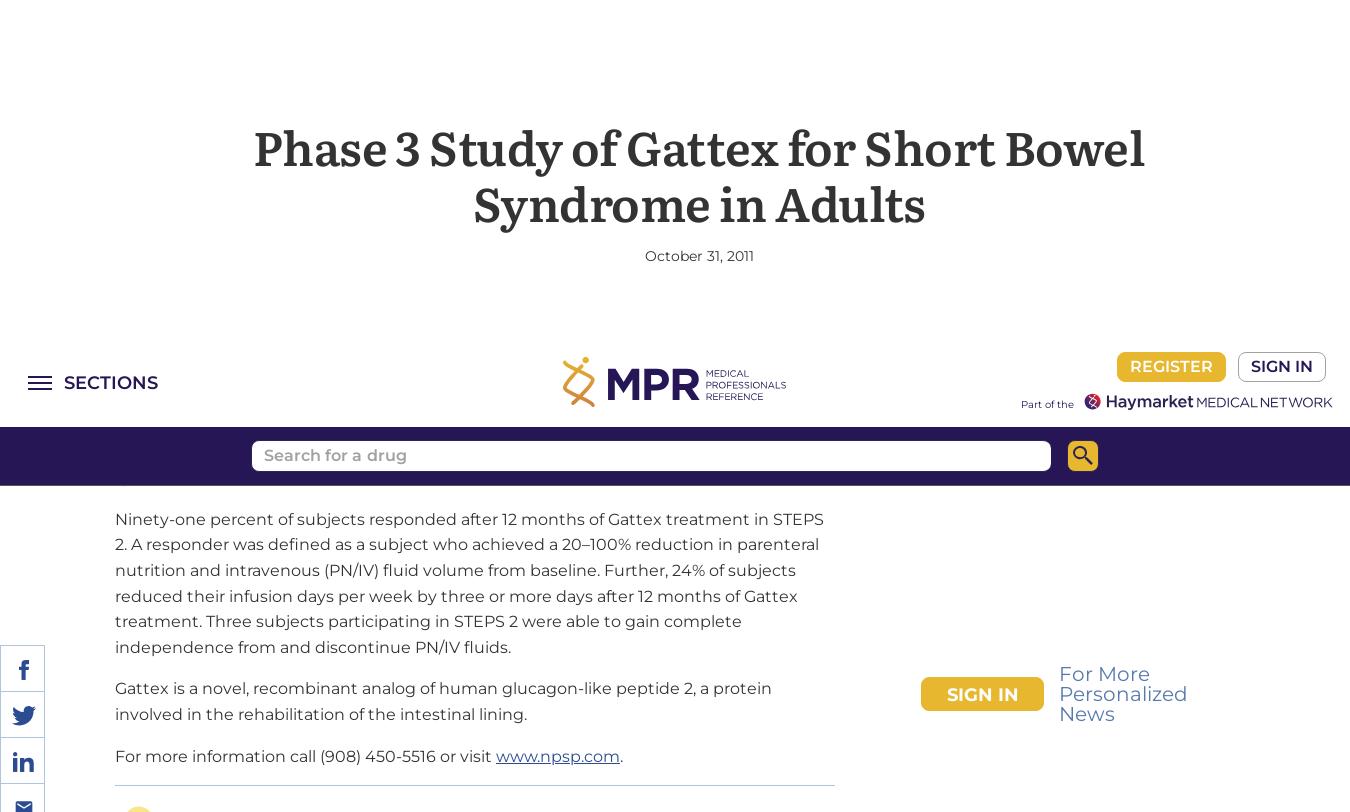 Image resolution: width=1350 pixels, height=812 pixels. What do you see at coordinates (135, 688) in the screenshot?
I see `'Just 7 Percent of U.S. Adults Have Gotten Updated COVID-19 Vaccine'` at bounding box center [135, 688].